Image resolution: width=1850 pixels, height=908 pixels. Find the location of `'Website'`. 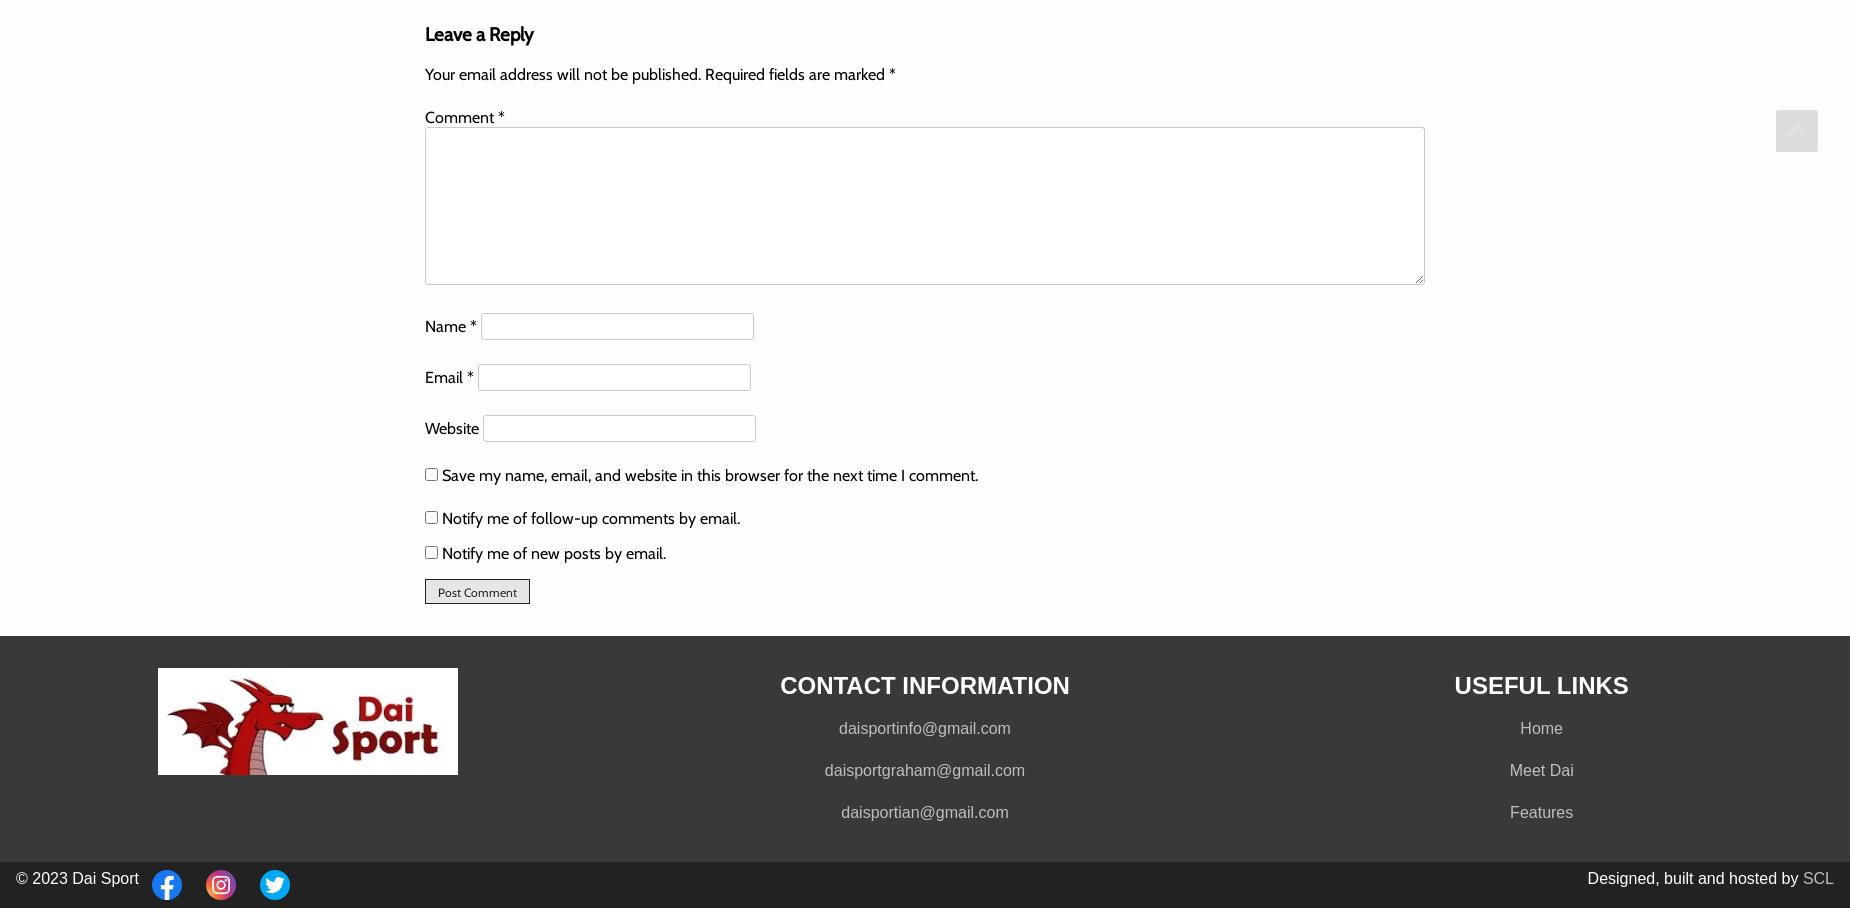

'Website' is located at coordinates (450, 427).